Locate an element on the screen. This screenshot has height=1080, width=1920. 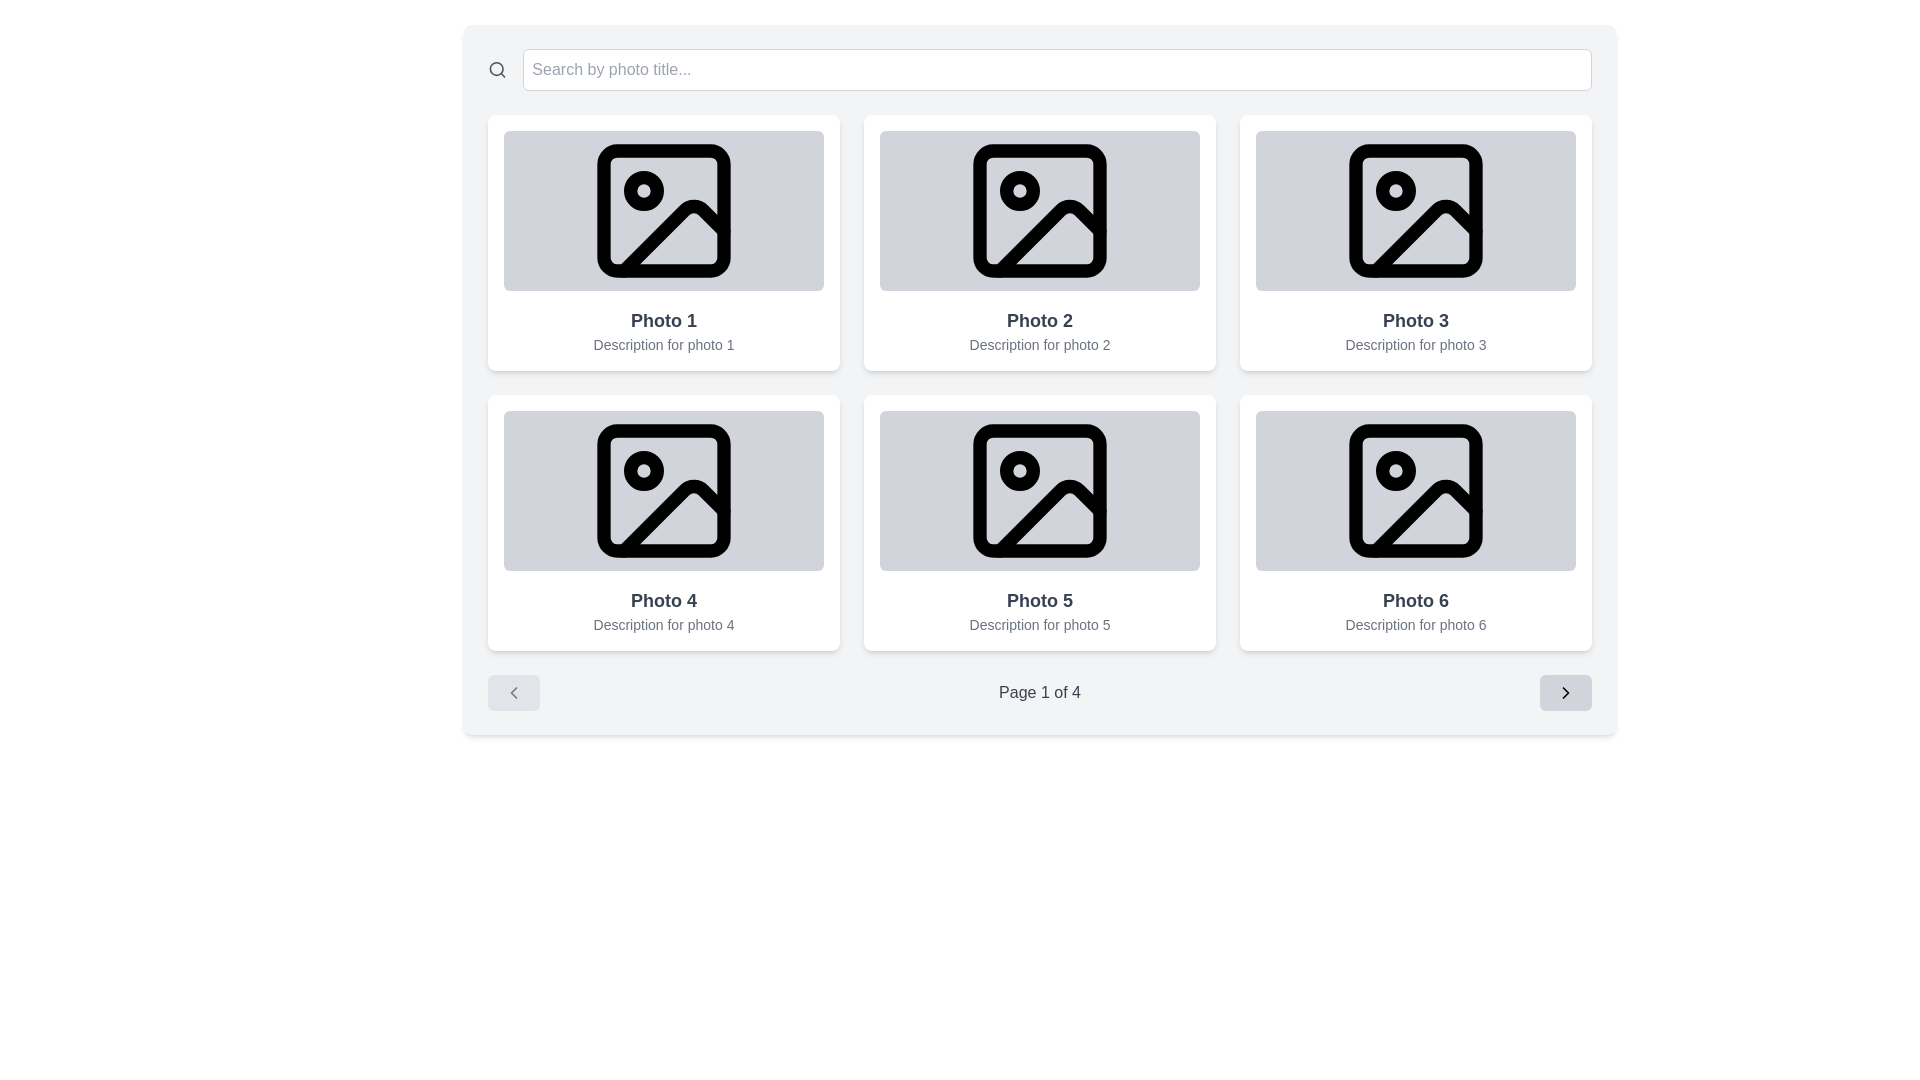
the graphical decoration (SVG rectangle with rounded corners) that represents 'Photo 6' in the bottom-right corner of the grid layout is located at coordinates (1415, 490).